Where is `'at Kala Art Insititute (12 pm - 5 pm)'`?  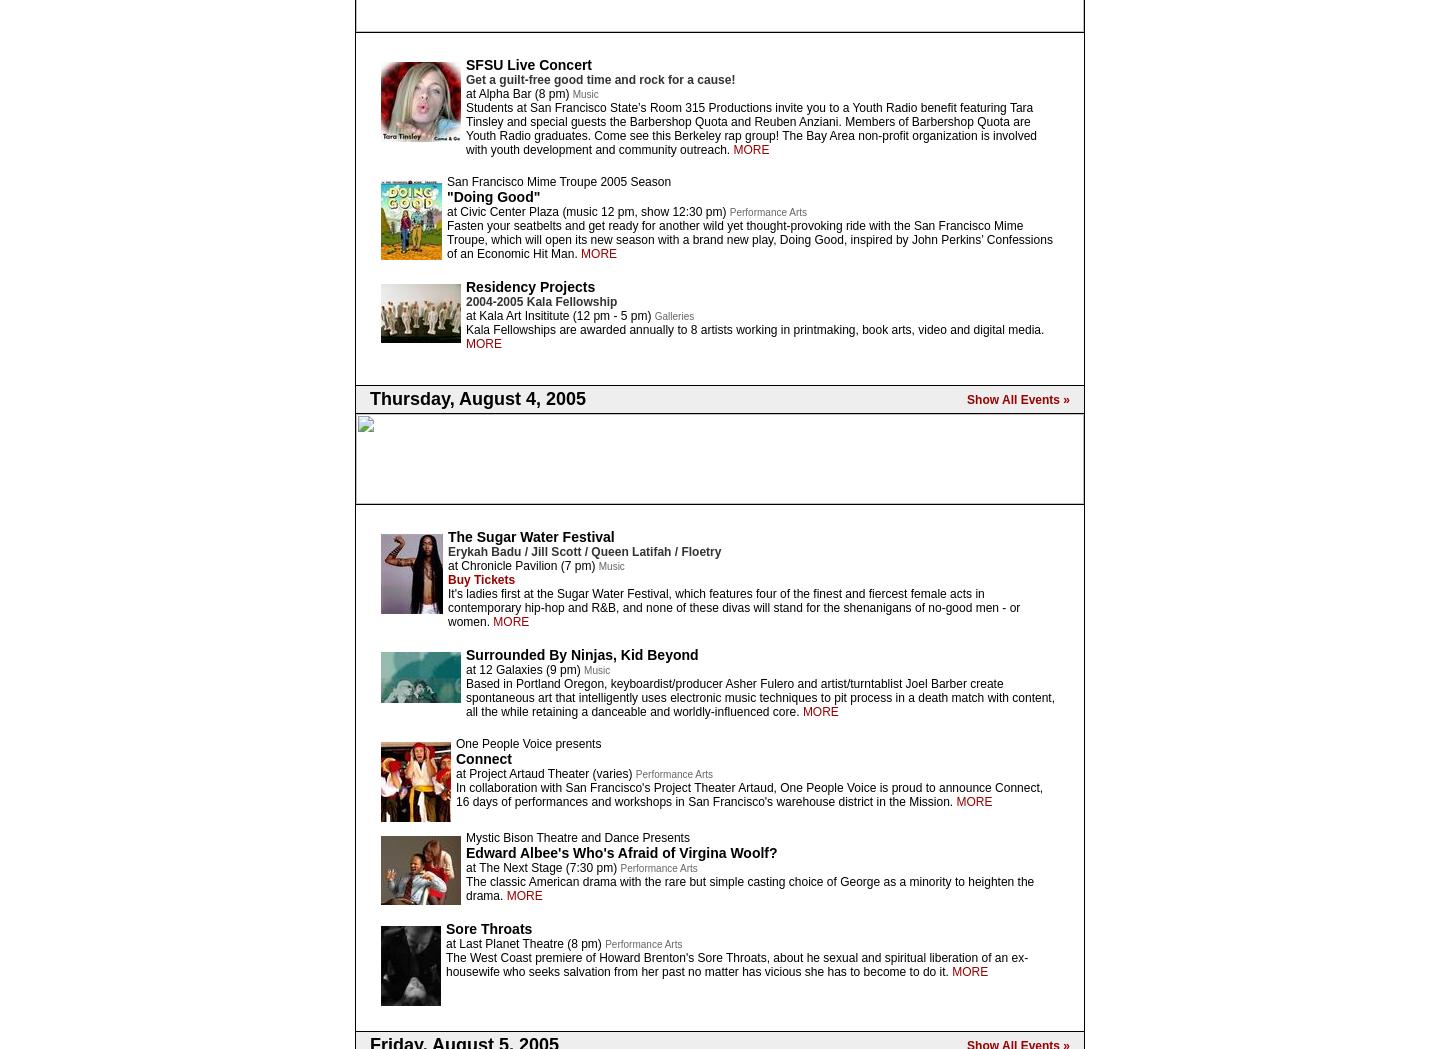 'at Kala Art Insititute (12 pm - 5 pm)' is located at coordinates (560, 315).